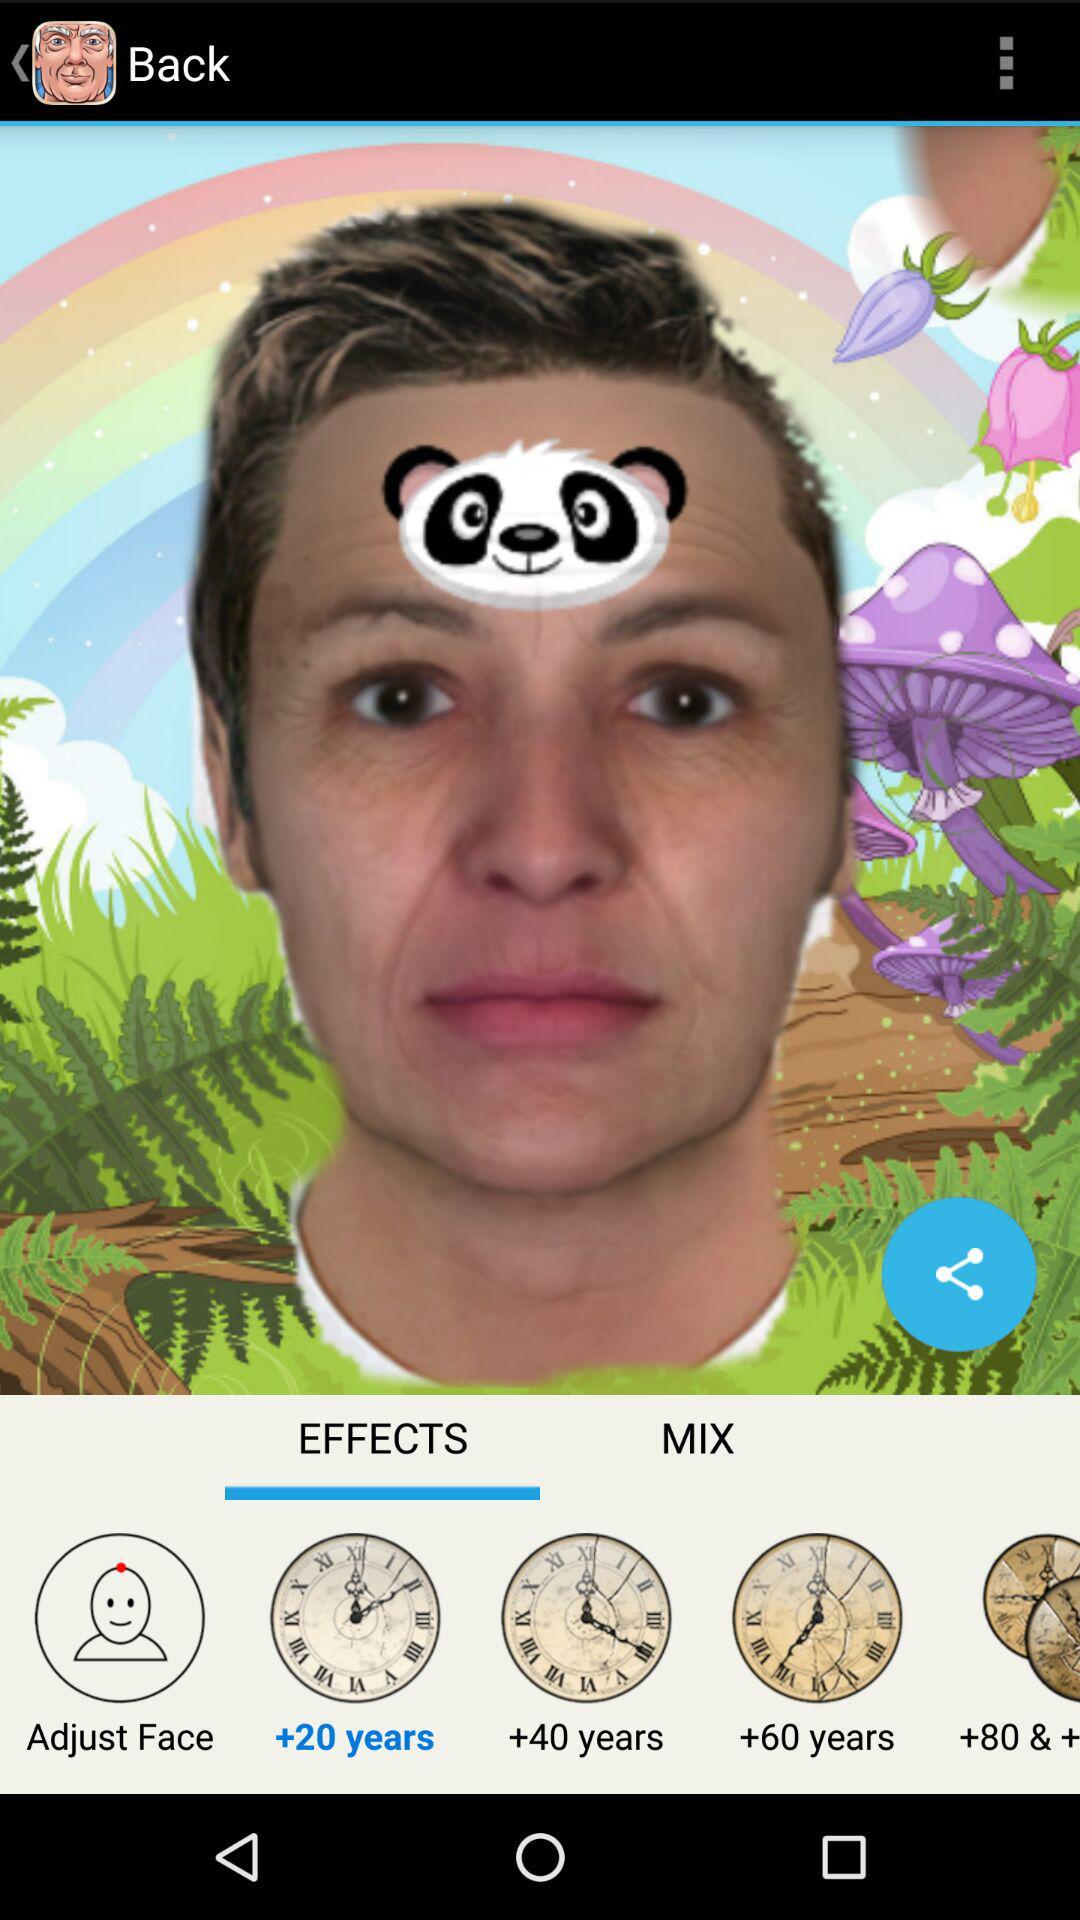 This screenshot has height=1920, width=1080. Describe the element at coordinates (119, 1622) in the screenshot. I see `icon above adjust face` at that location.